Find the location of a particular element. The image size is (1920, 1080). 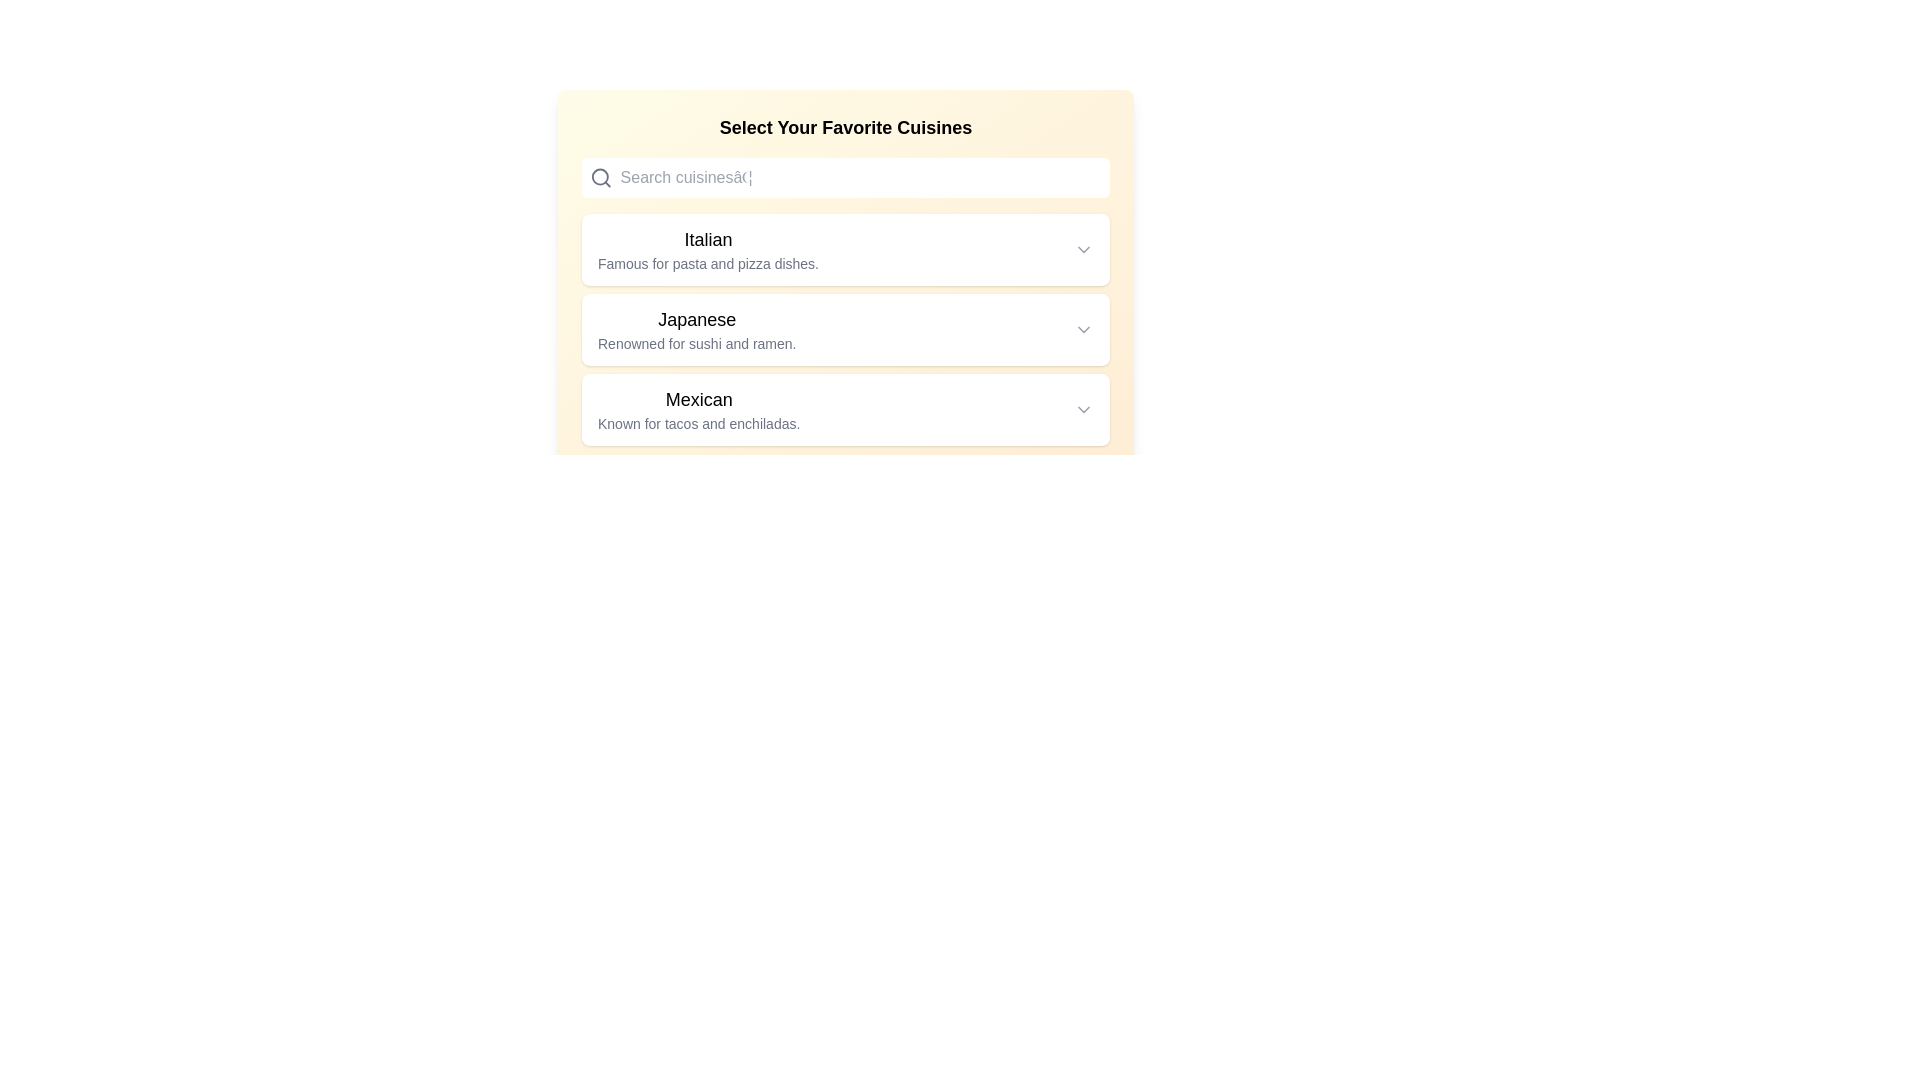

the second option in the list of selectable cards for 'Japanese' cuisine to focus on it is located at coordinates (845, 329).